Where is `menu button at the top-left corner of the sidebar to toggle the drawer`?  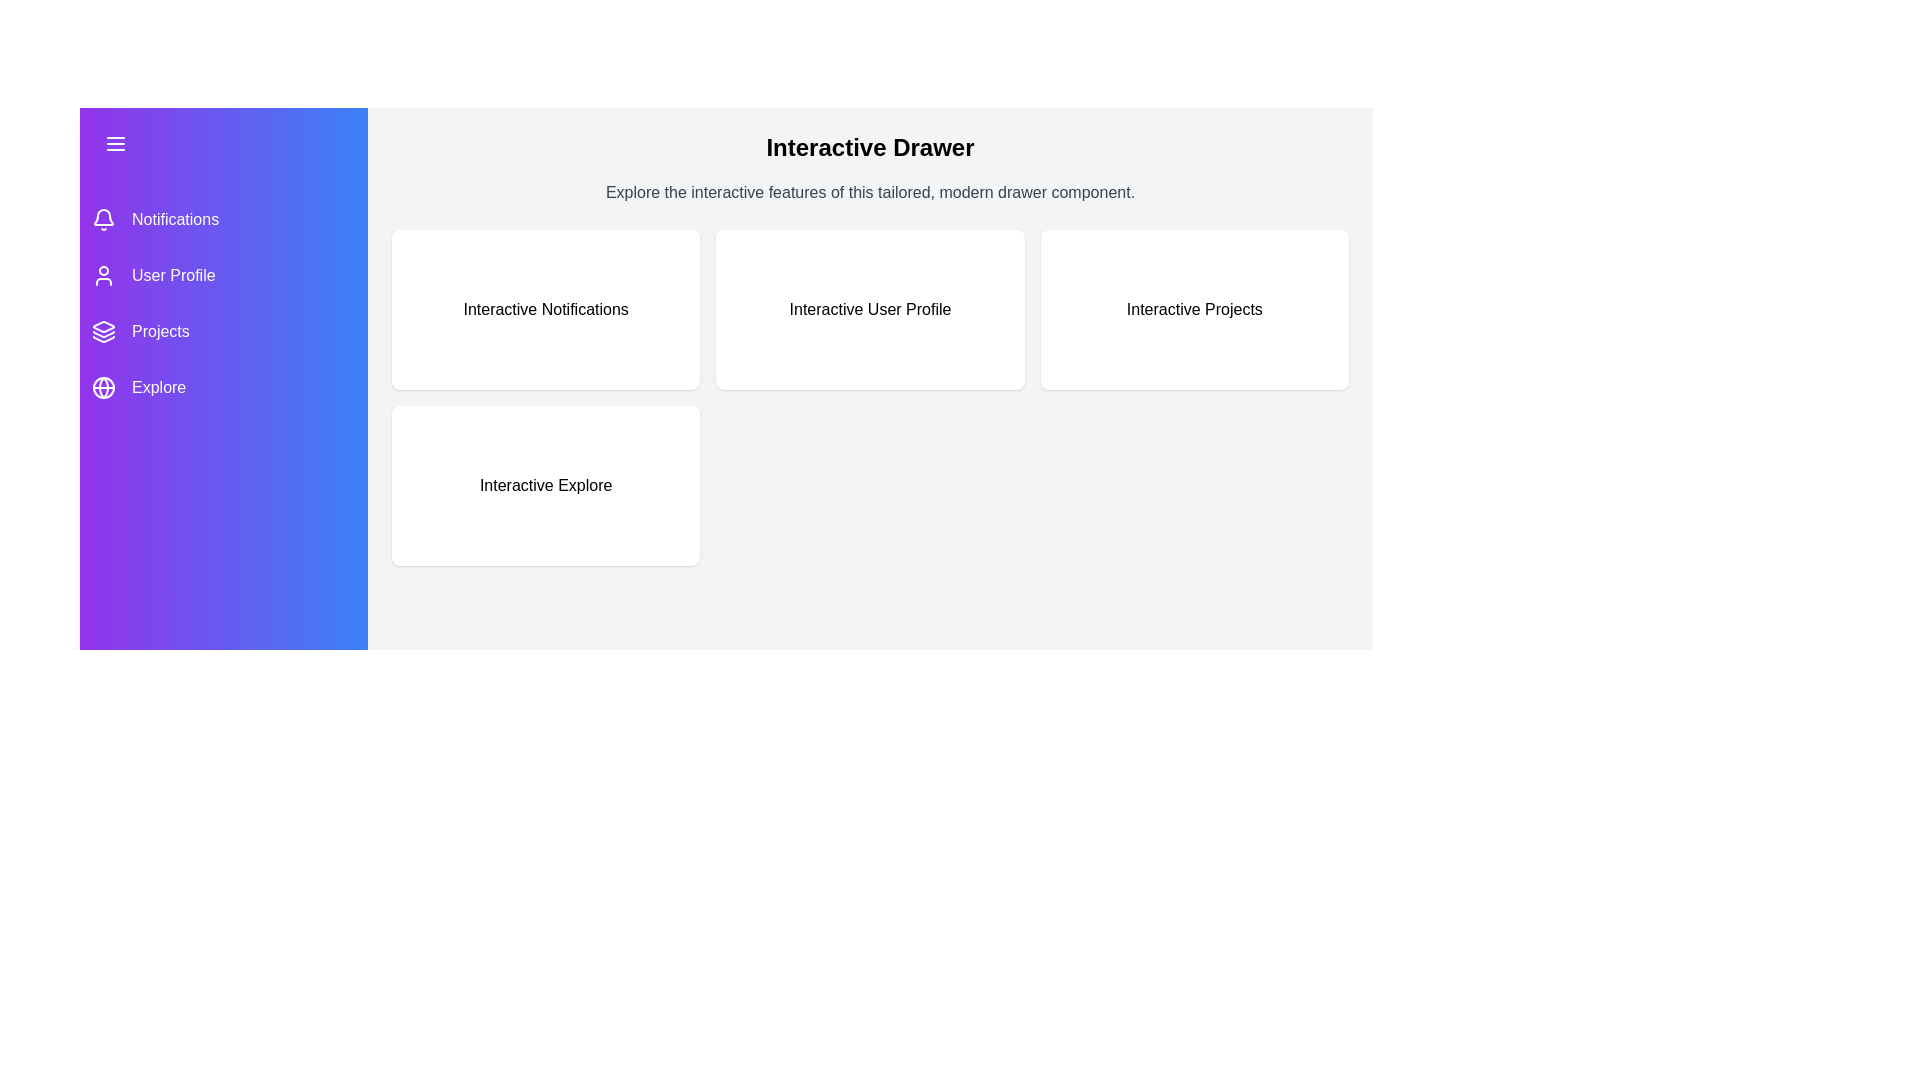
menu button at the top-left corner of the sidebar to toggle the drawer is located at coordinates (114, 142).